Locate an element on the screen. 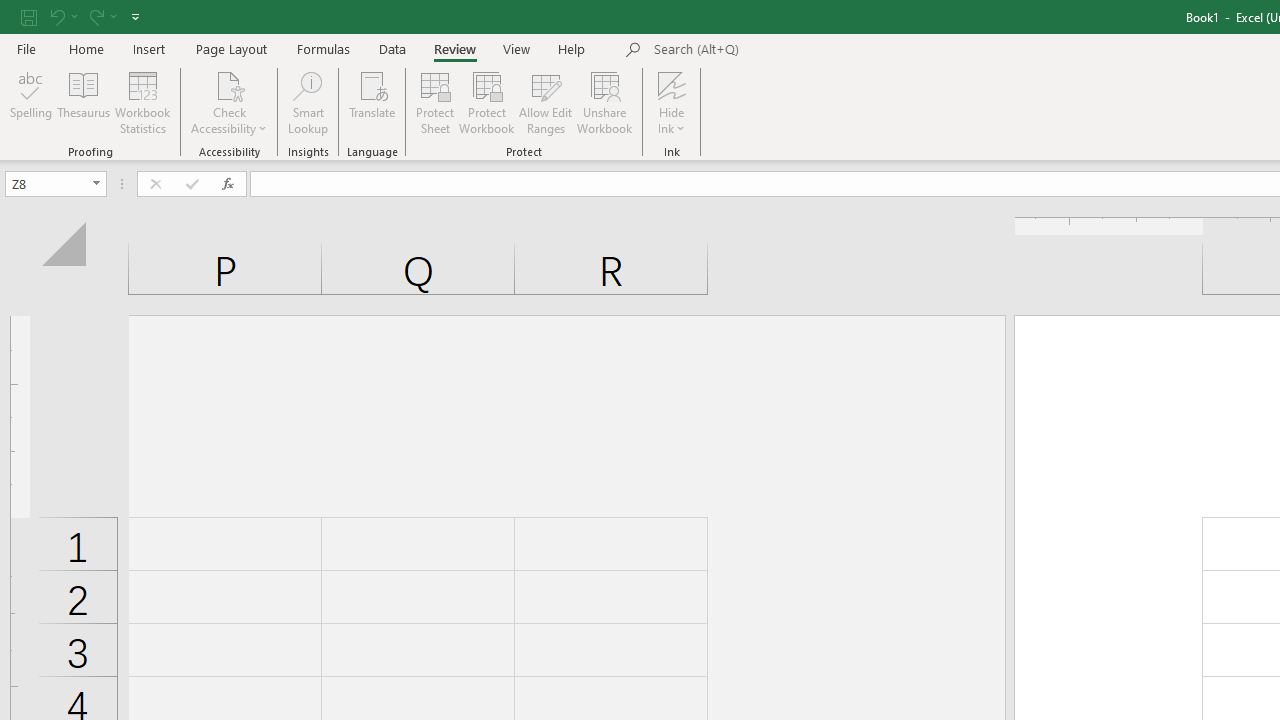  'Protect Workbook...' is located at coordinates (487, 103).